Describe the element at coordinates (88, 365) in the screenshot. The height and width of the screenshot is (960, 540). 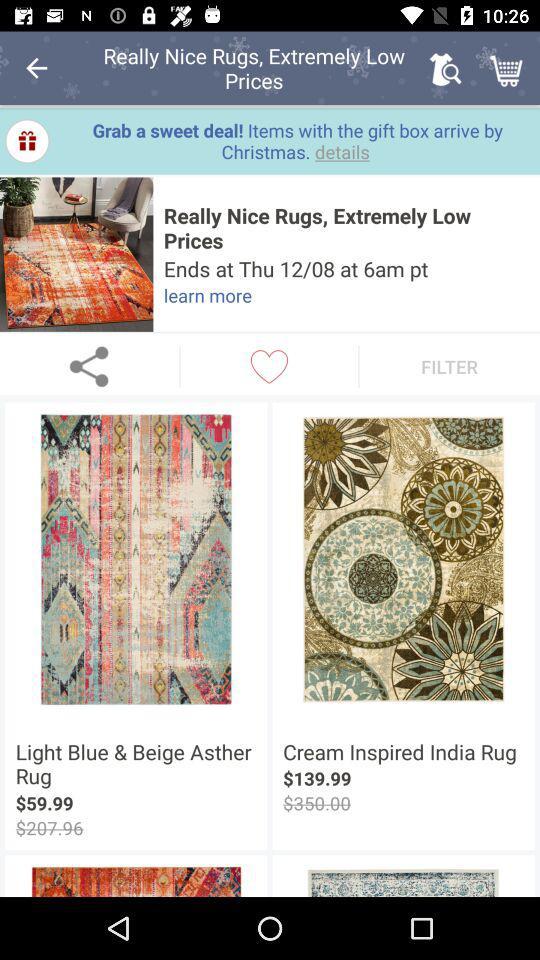
I see `share to other` at that location.